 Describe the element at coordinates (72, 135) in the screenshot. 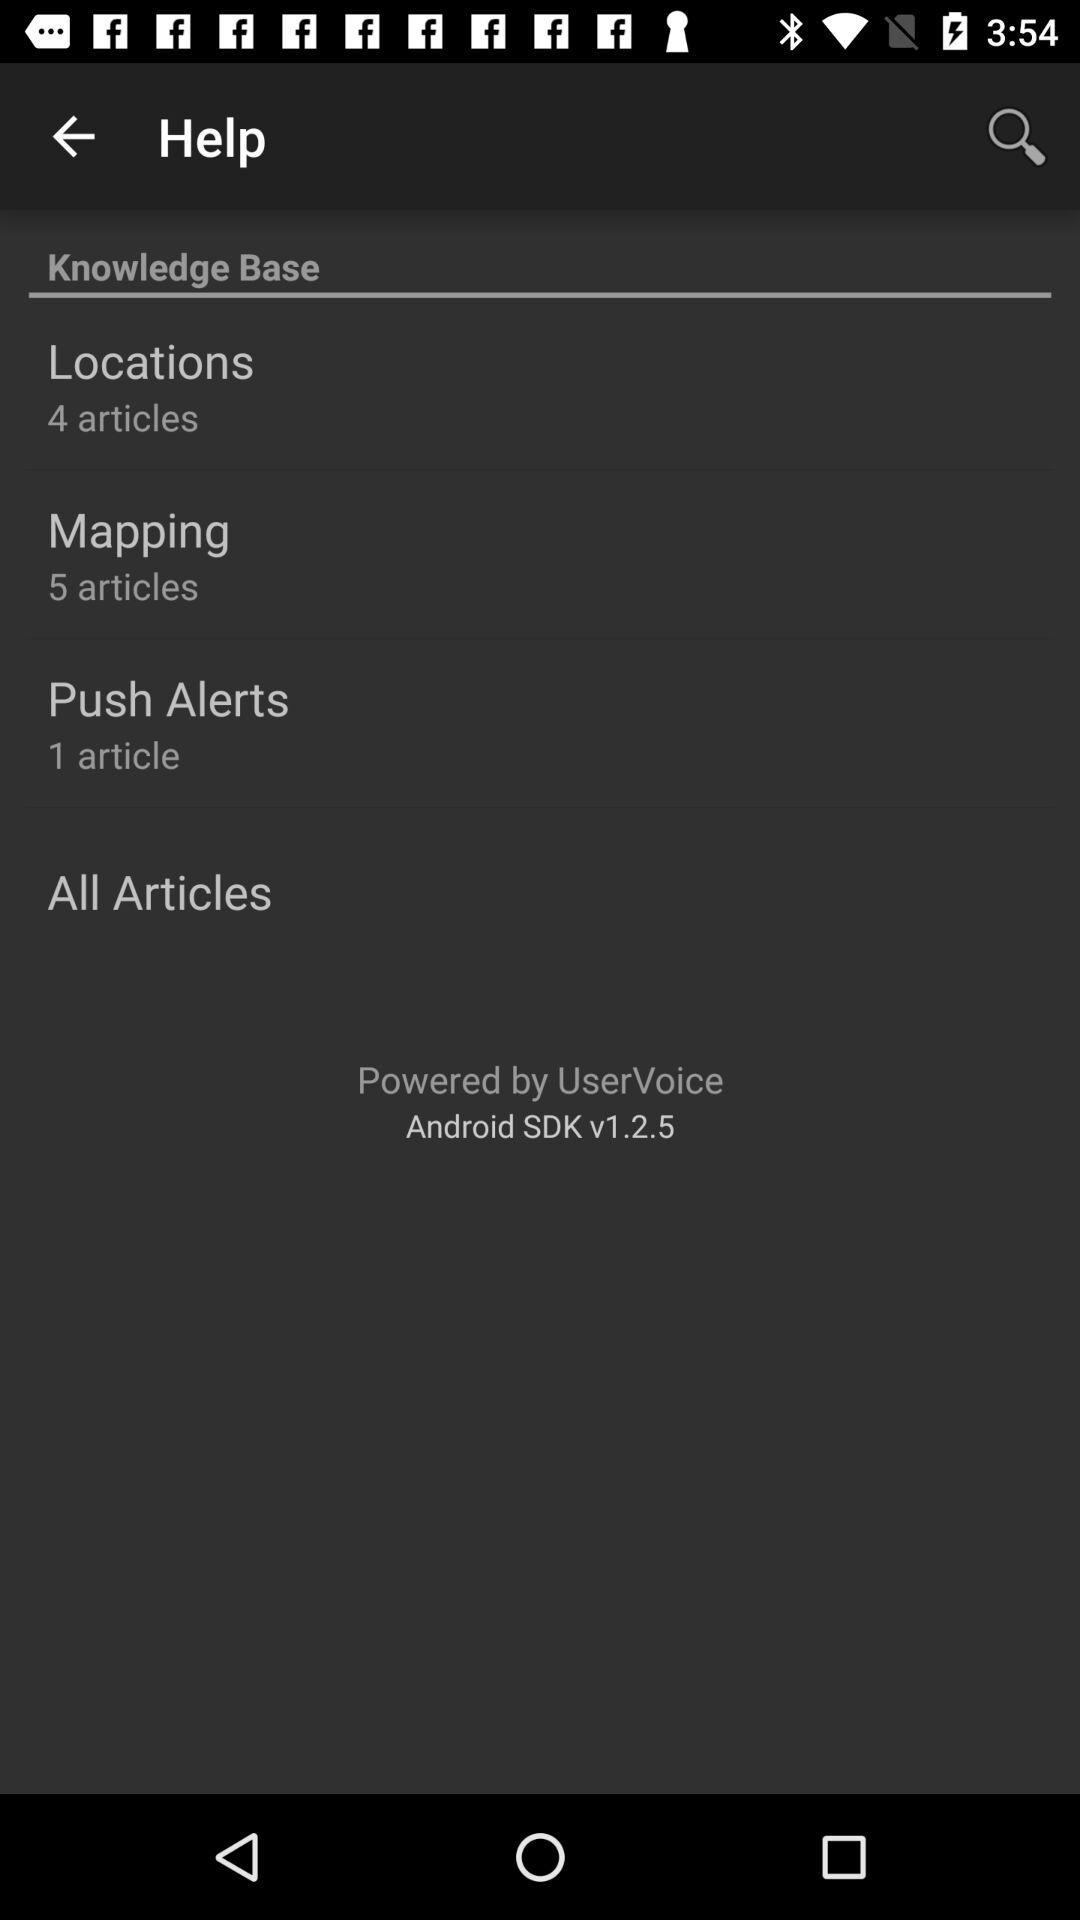

I see `the icon above the knowledge base icon` at that location.